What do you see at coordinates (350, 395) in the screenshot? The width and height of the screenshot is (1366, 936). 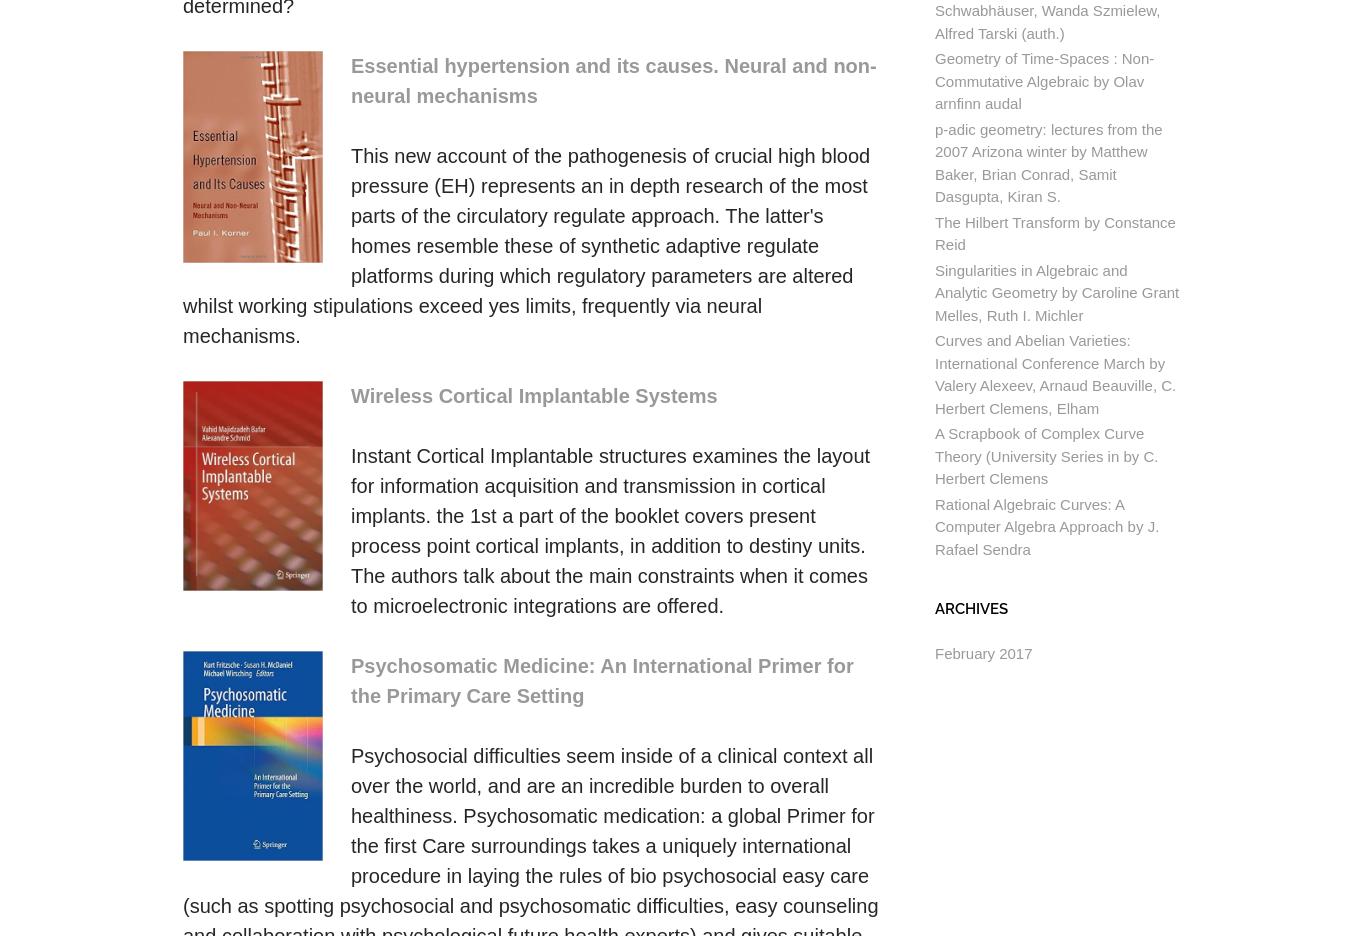 I see `'Wireless Cortical Implantable Systems'` at bounding box center [350, 395].